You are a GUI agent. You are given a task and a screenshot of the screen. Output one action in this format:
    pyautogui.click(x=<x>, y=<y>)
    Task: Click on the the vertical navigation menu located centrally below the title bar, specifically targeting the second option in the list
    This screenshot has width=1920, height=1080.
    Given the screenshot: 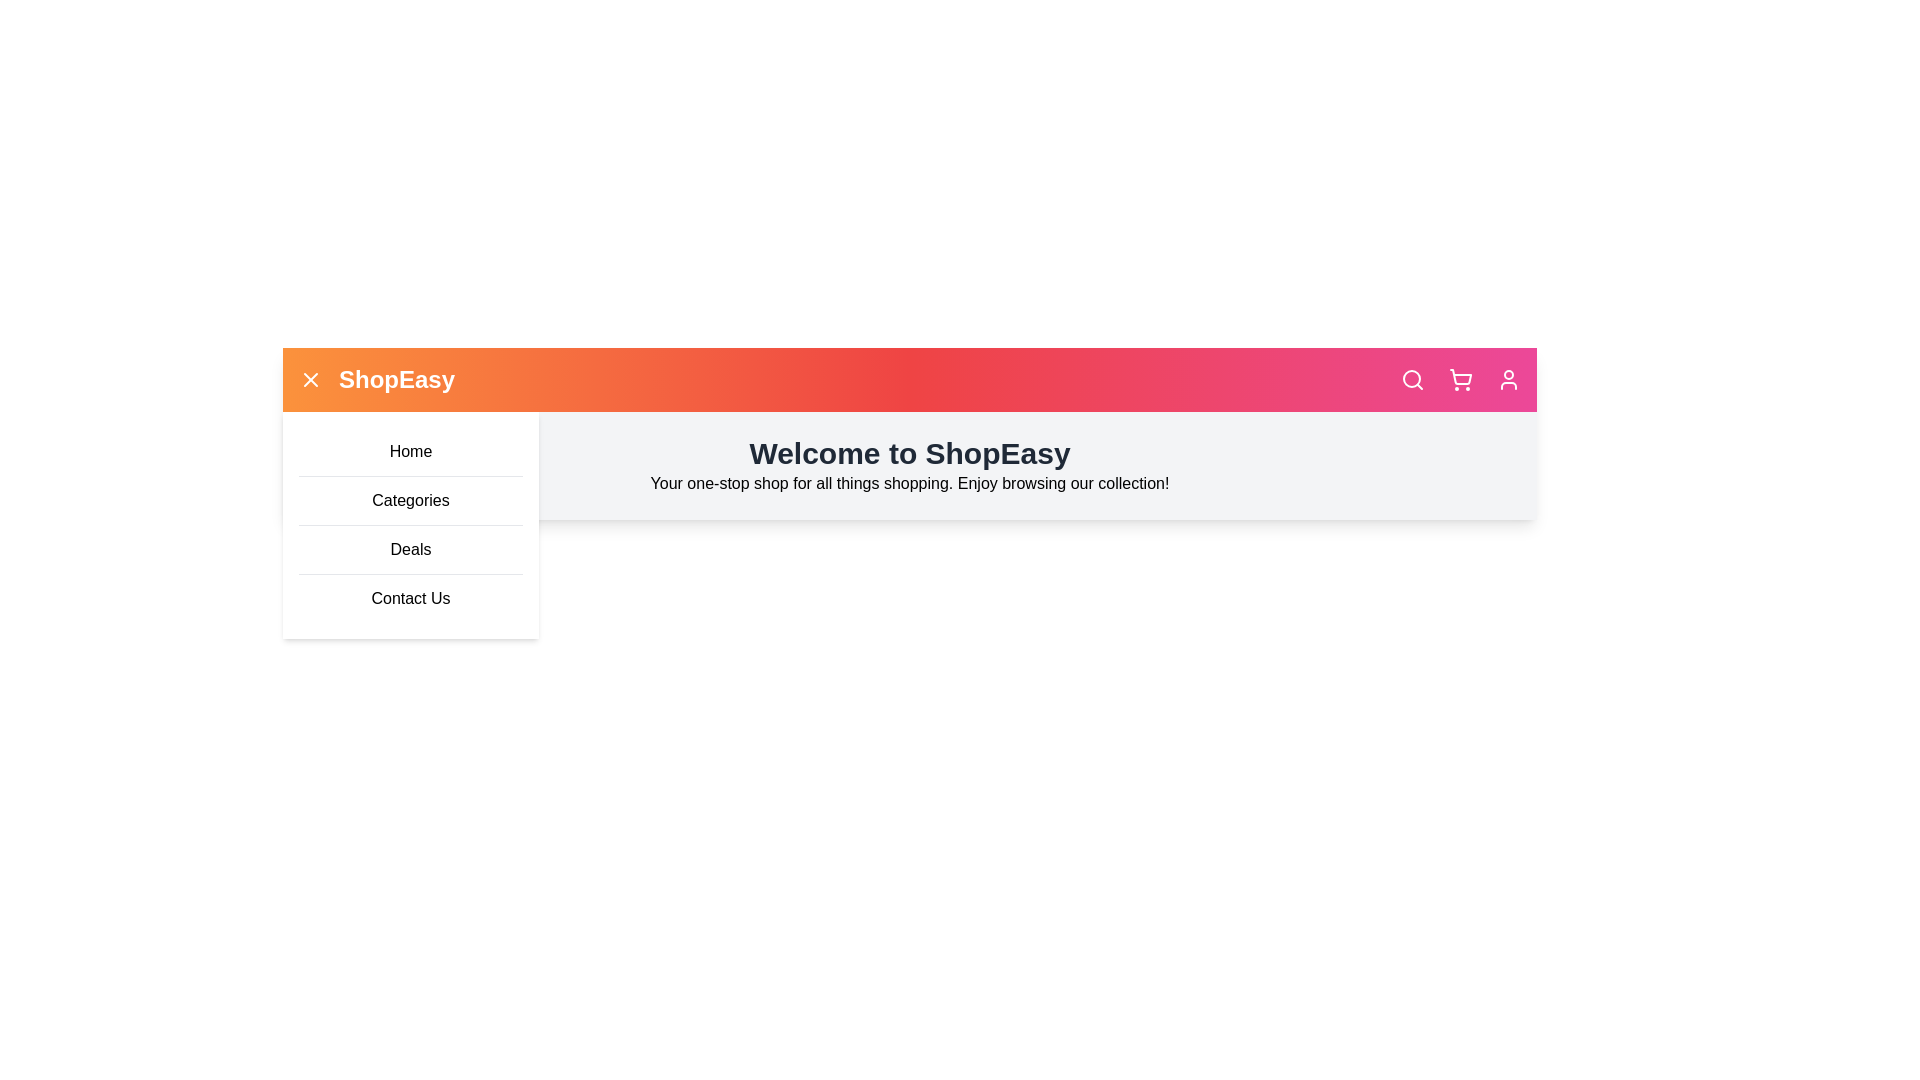 What is the action you would take?
    pyautogui.click(x=410, y=524)
    